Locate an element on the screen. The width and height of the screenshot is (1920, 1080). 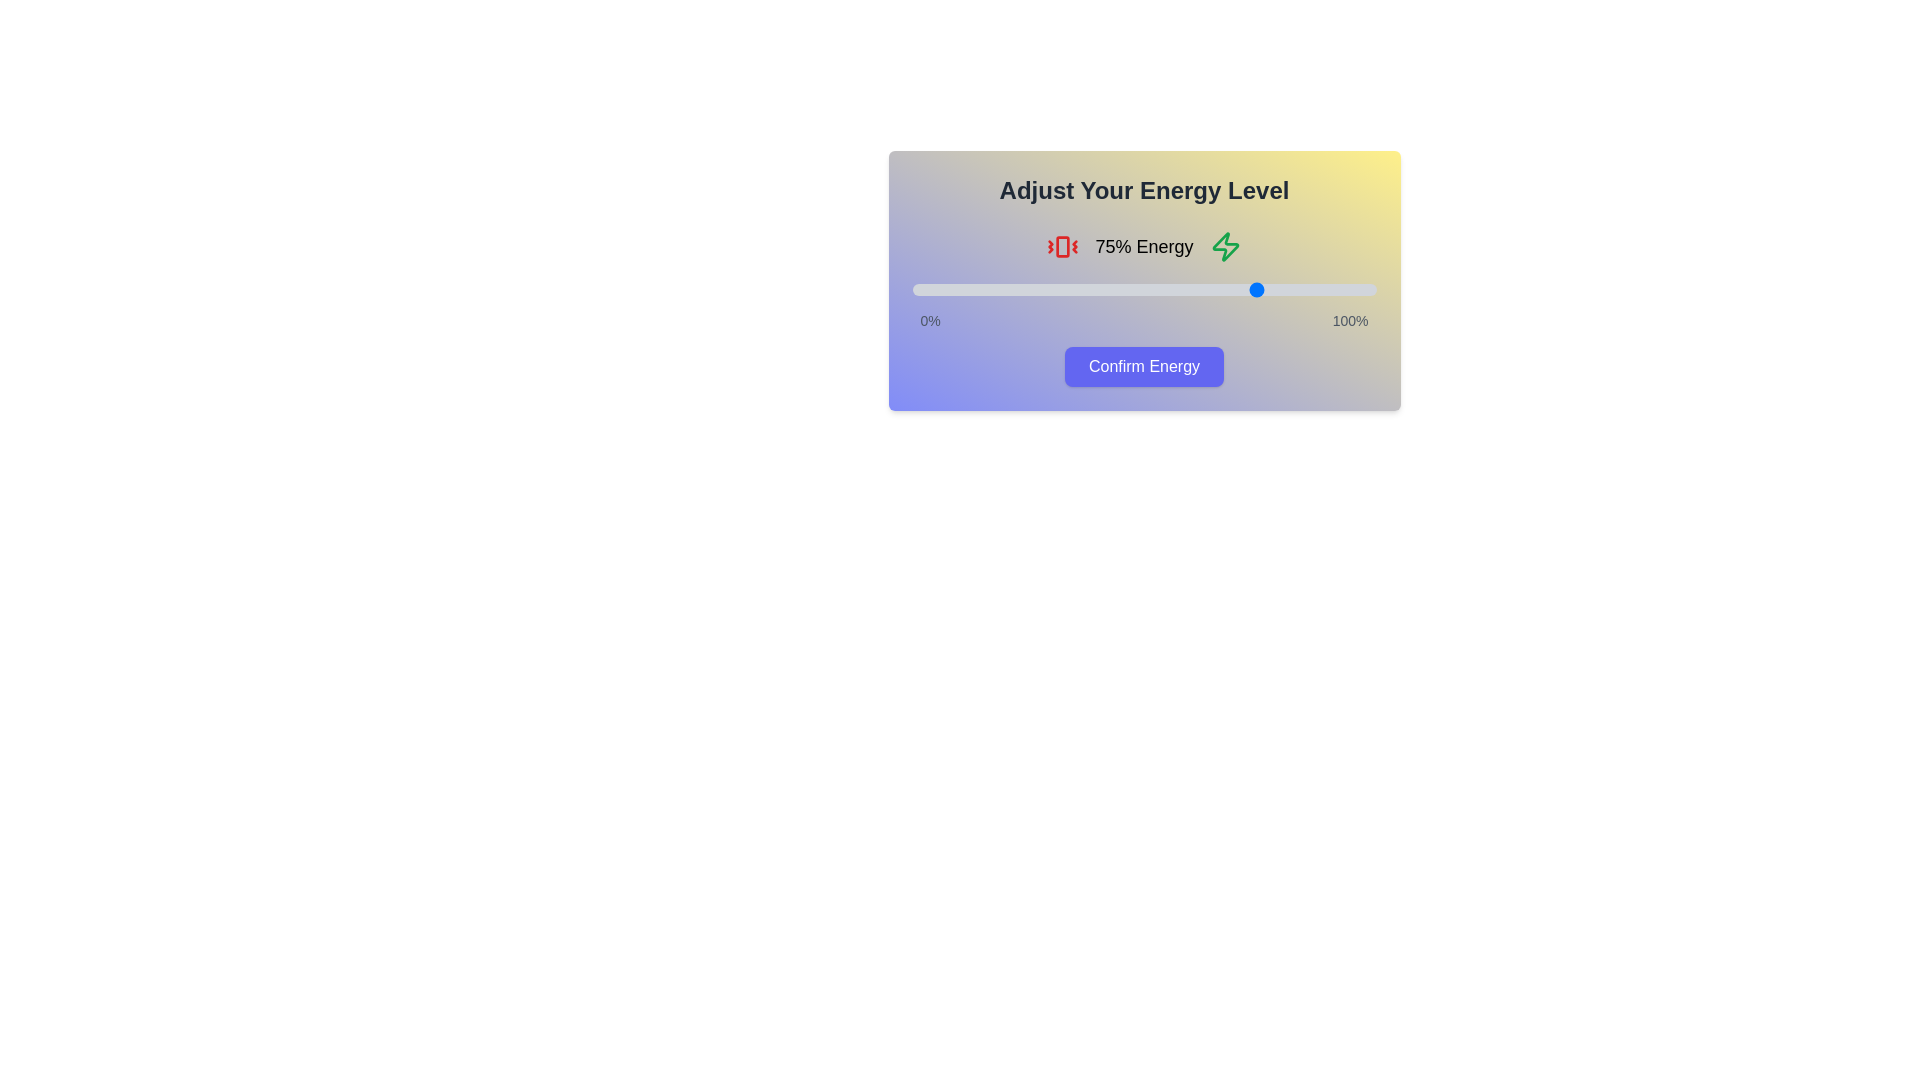
'Confirm Energy' button is located at coordinates (1144, 366).